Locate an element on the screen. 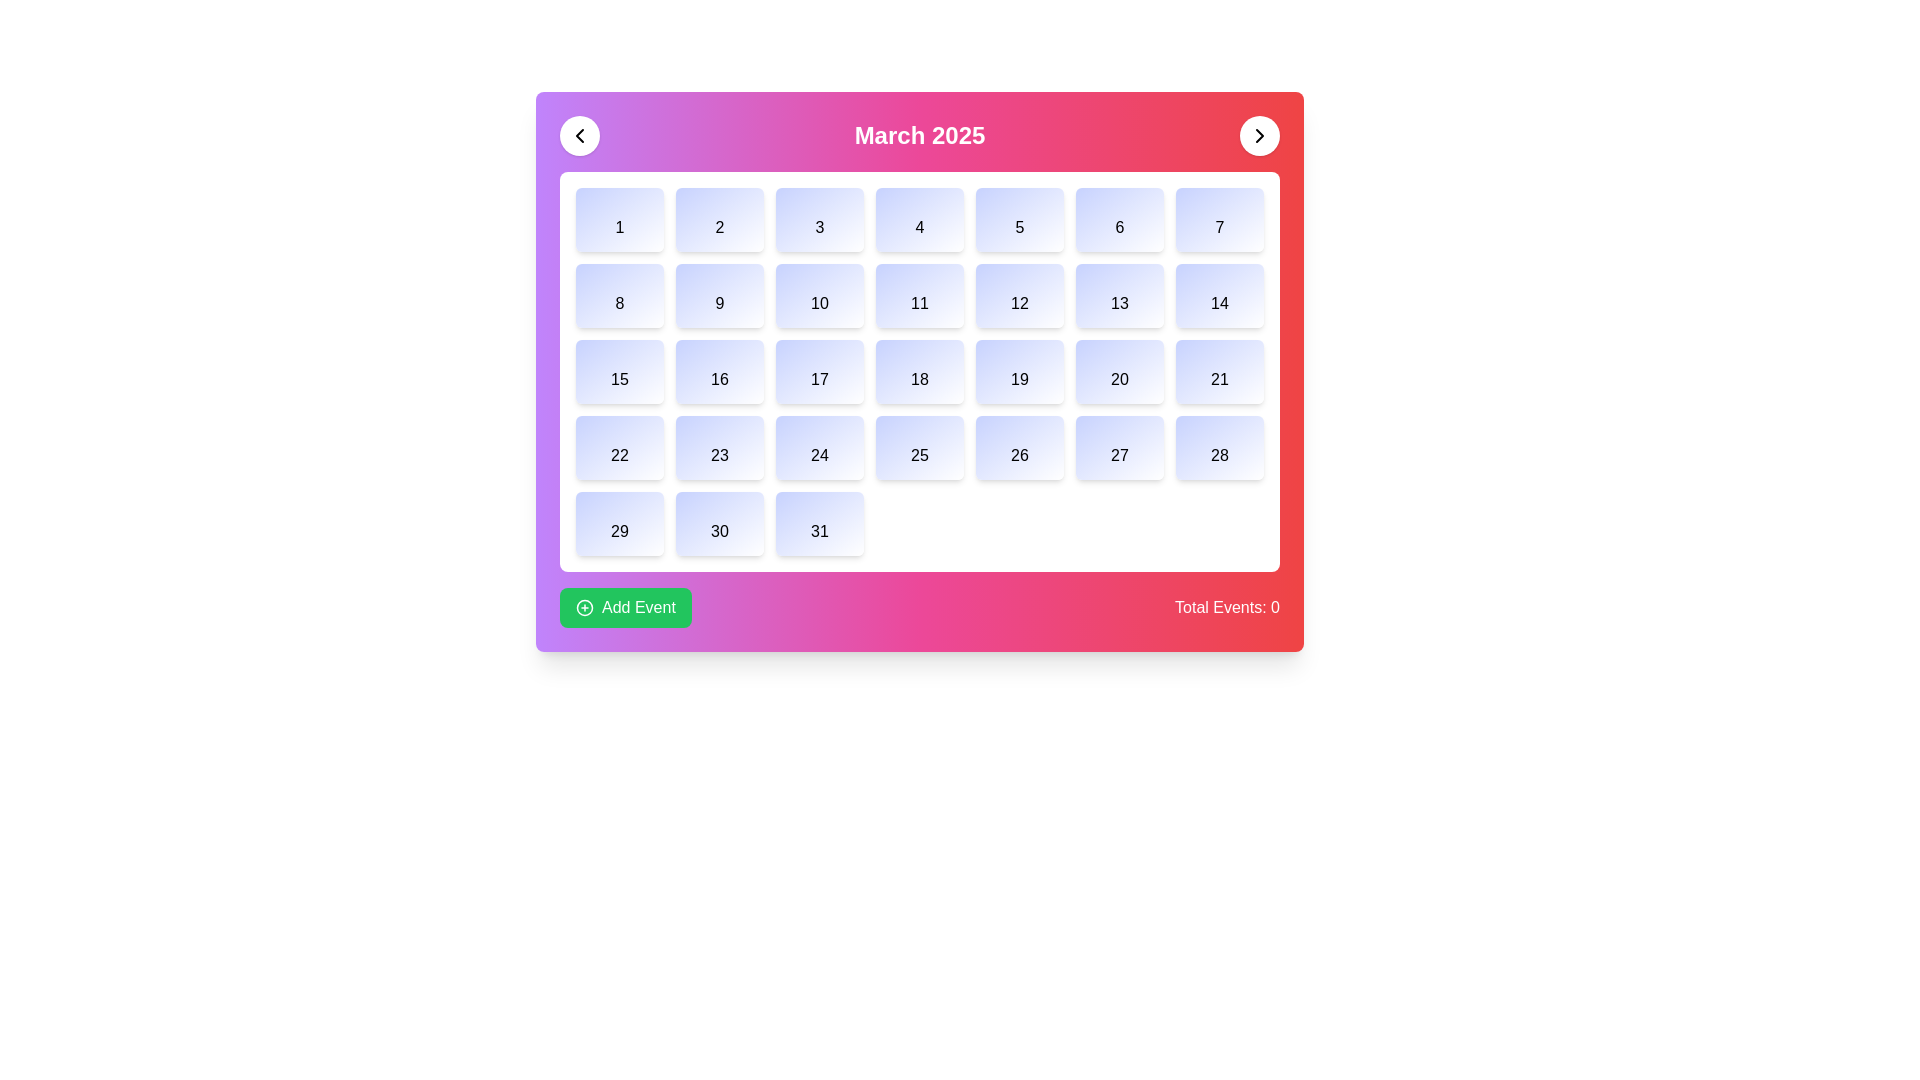 The height and width of the screenshot is (1080, 1920). the calendar day grid item displaying the number '20' is located at coordinates (1118, 371).